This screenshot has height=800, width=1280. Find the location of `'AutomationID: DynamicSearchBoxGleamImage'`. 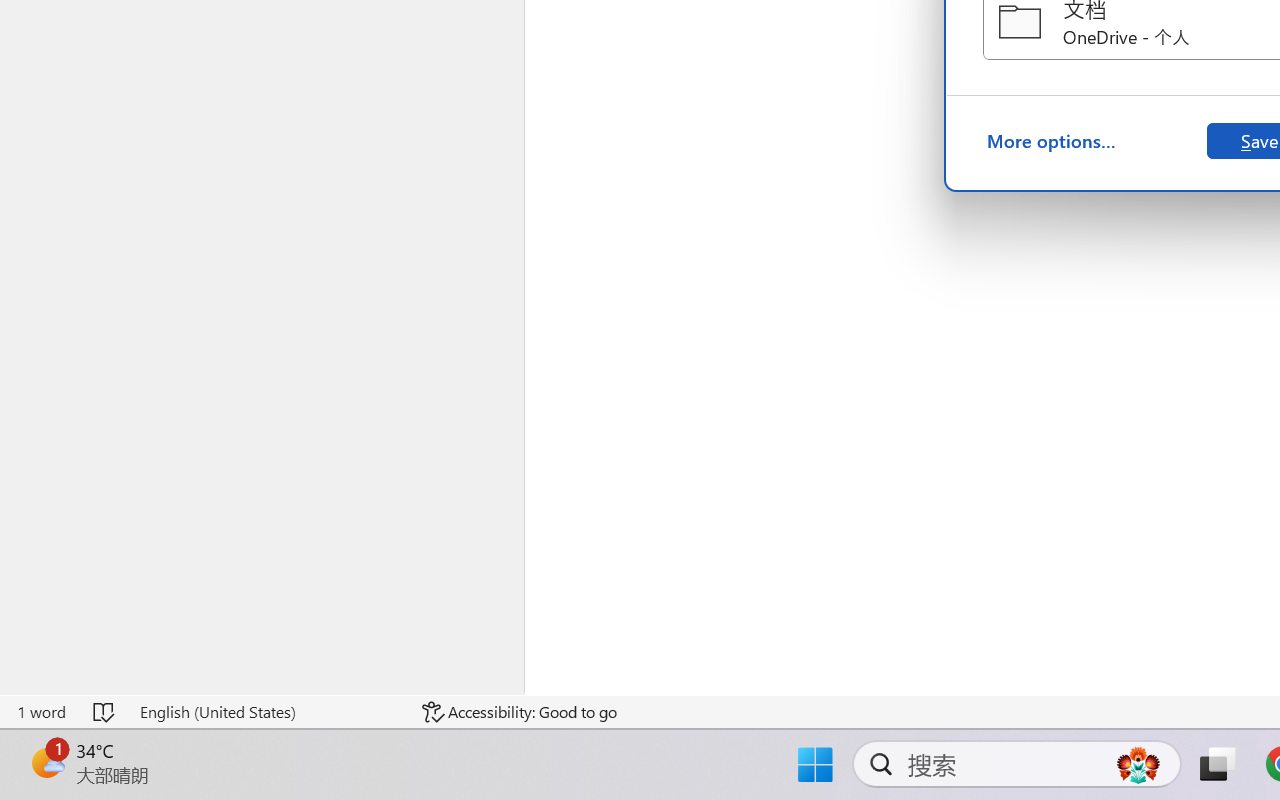

'AutomationID: DynamicSearchBoxGleamImage' is located at coordinates (1138, 764).